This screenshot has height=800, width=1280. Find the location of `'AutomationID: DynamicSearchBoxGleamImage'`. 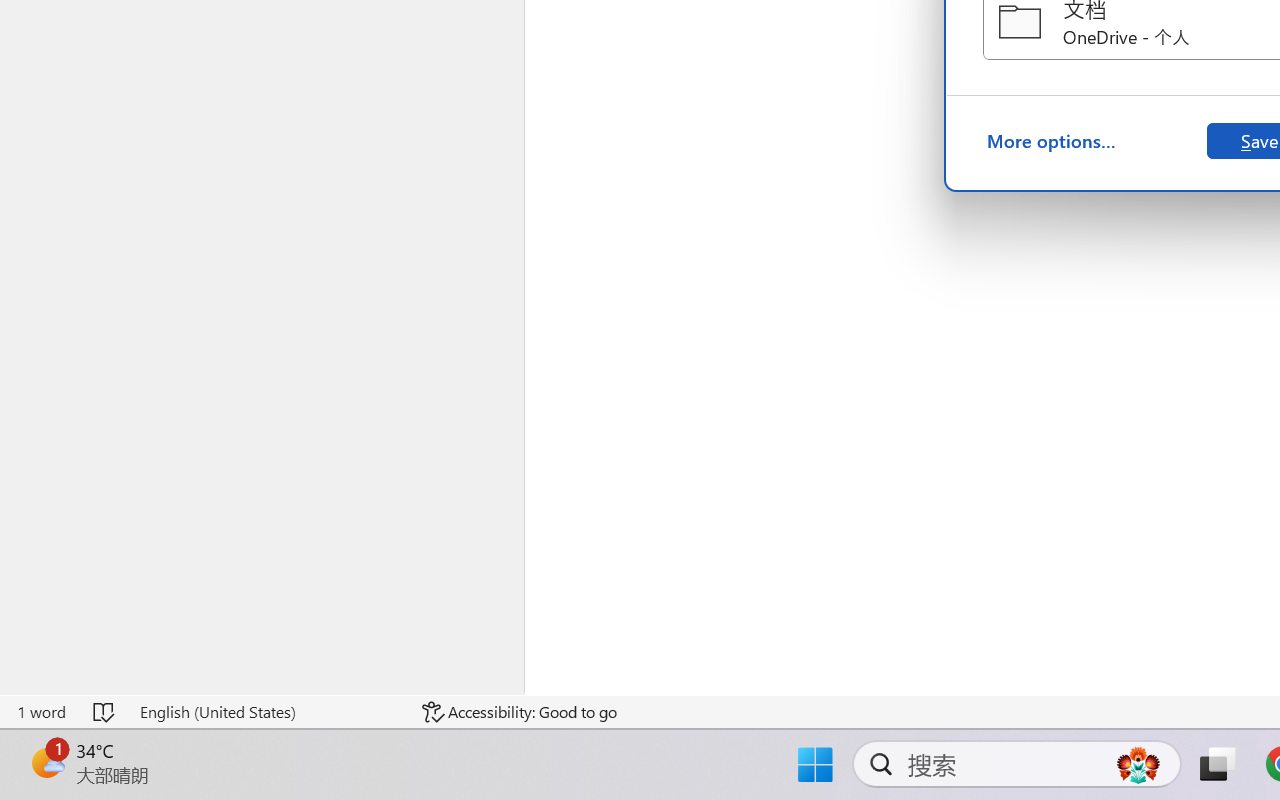

'AutomationID: DynamicSearchBoxGleamImage' is located at coordinates (1138, 764).